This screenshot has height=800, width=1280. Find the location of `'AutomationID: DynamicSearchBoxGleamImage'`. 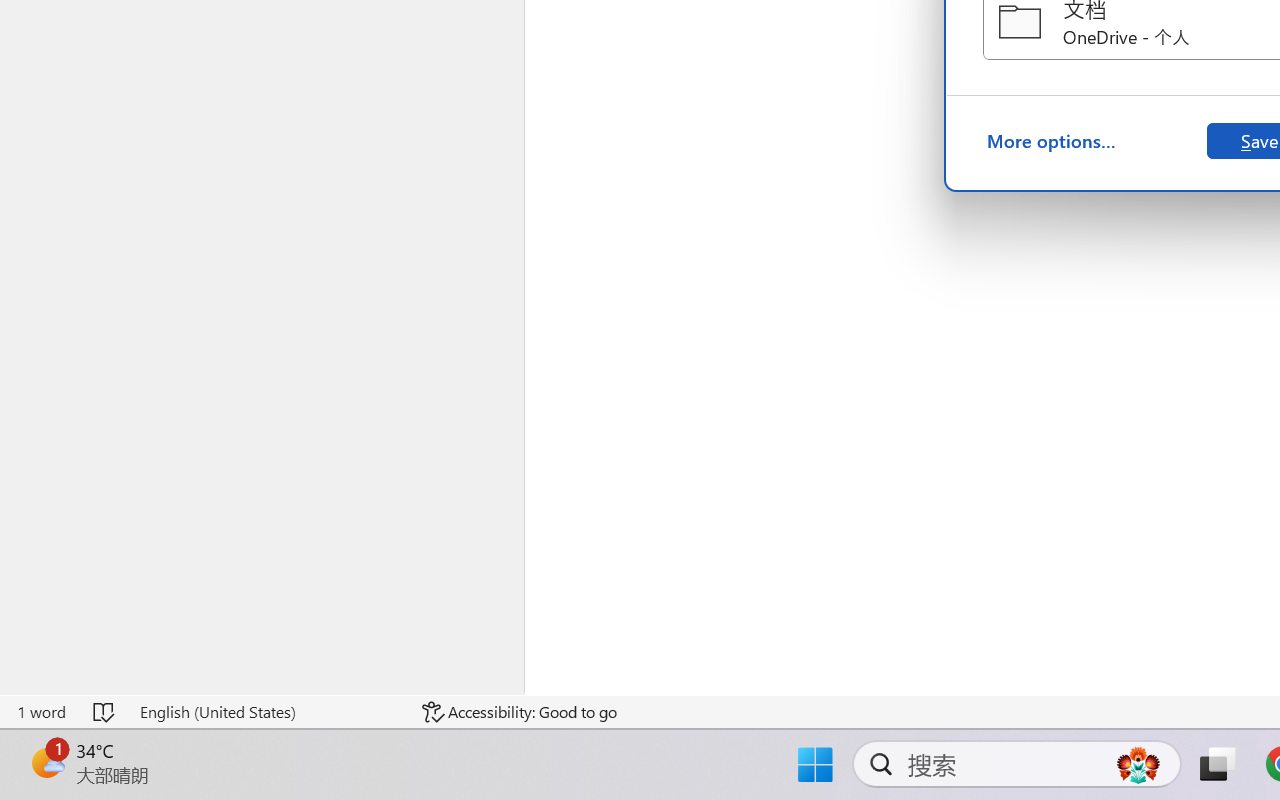

'AutomationID: DynamicSearchBoxGleamImage' is located at coordinates (1138, 764).